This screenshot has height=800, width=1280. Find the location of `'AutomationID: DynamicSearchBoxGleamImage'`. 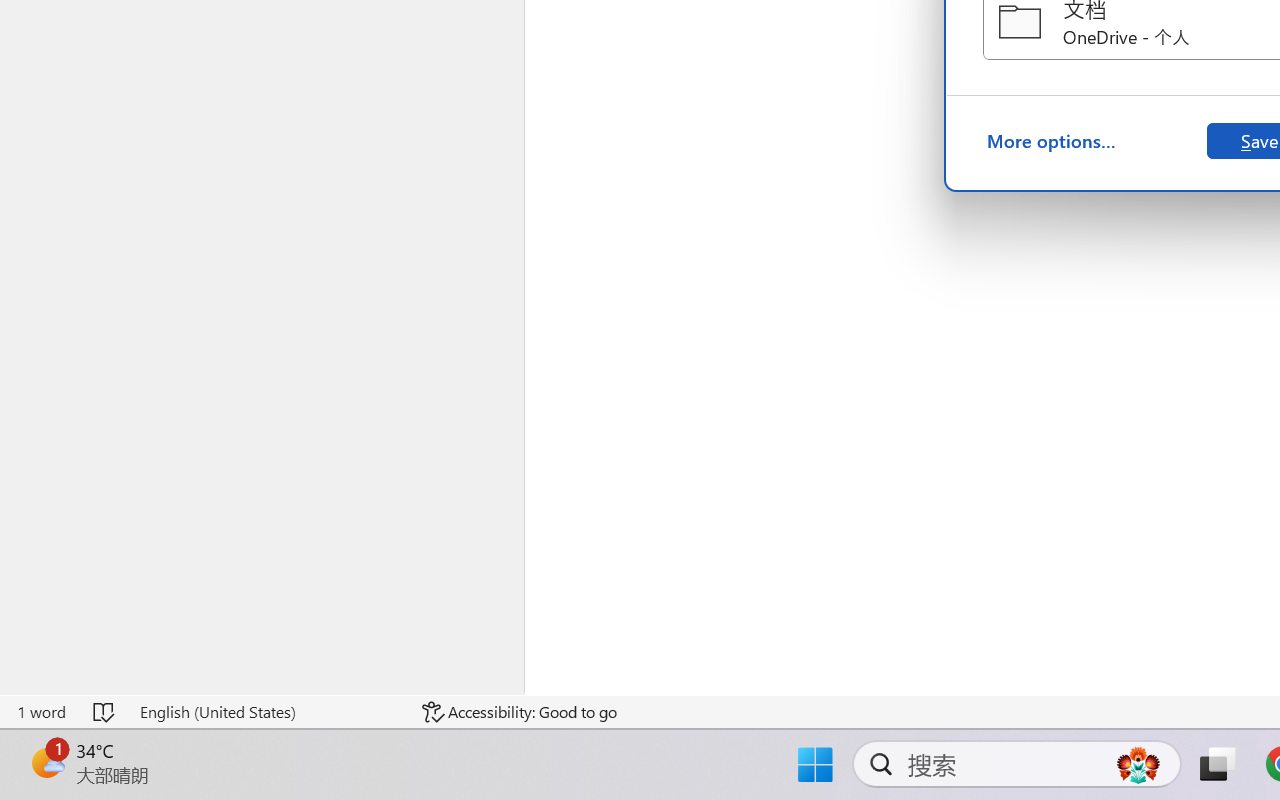

'AutomationID: DynamicSearchBoxGleamImage' is located at coordinates (1138, 764).